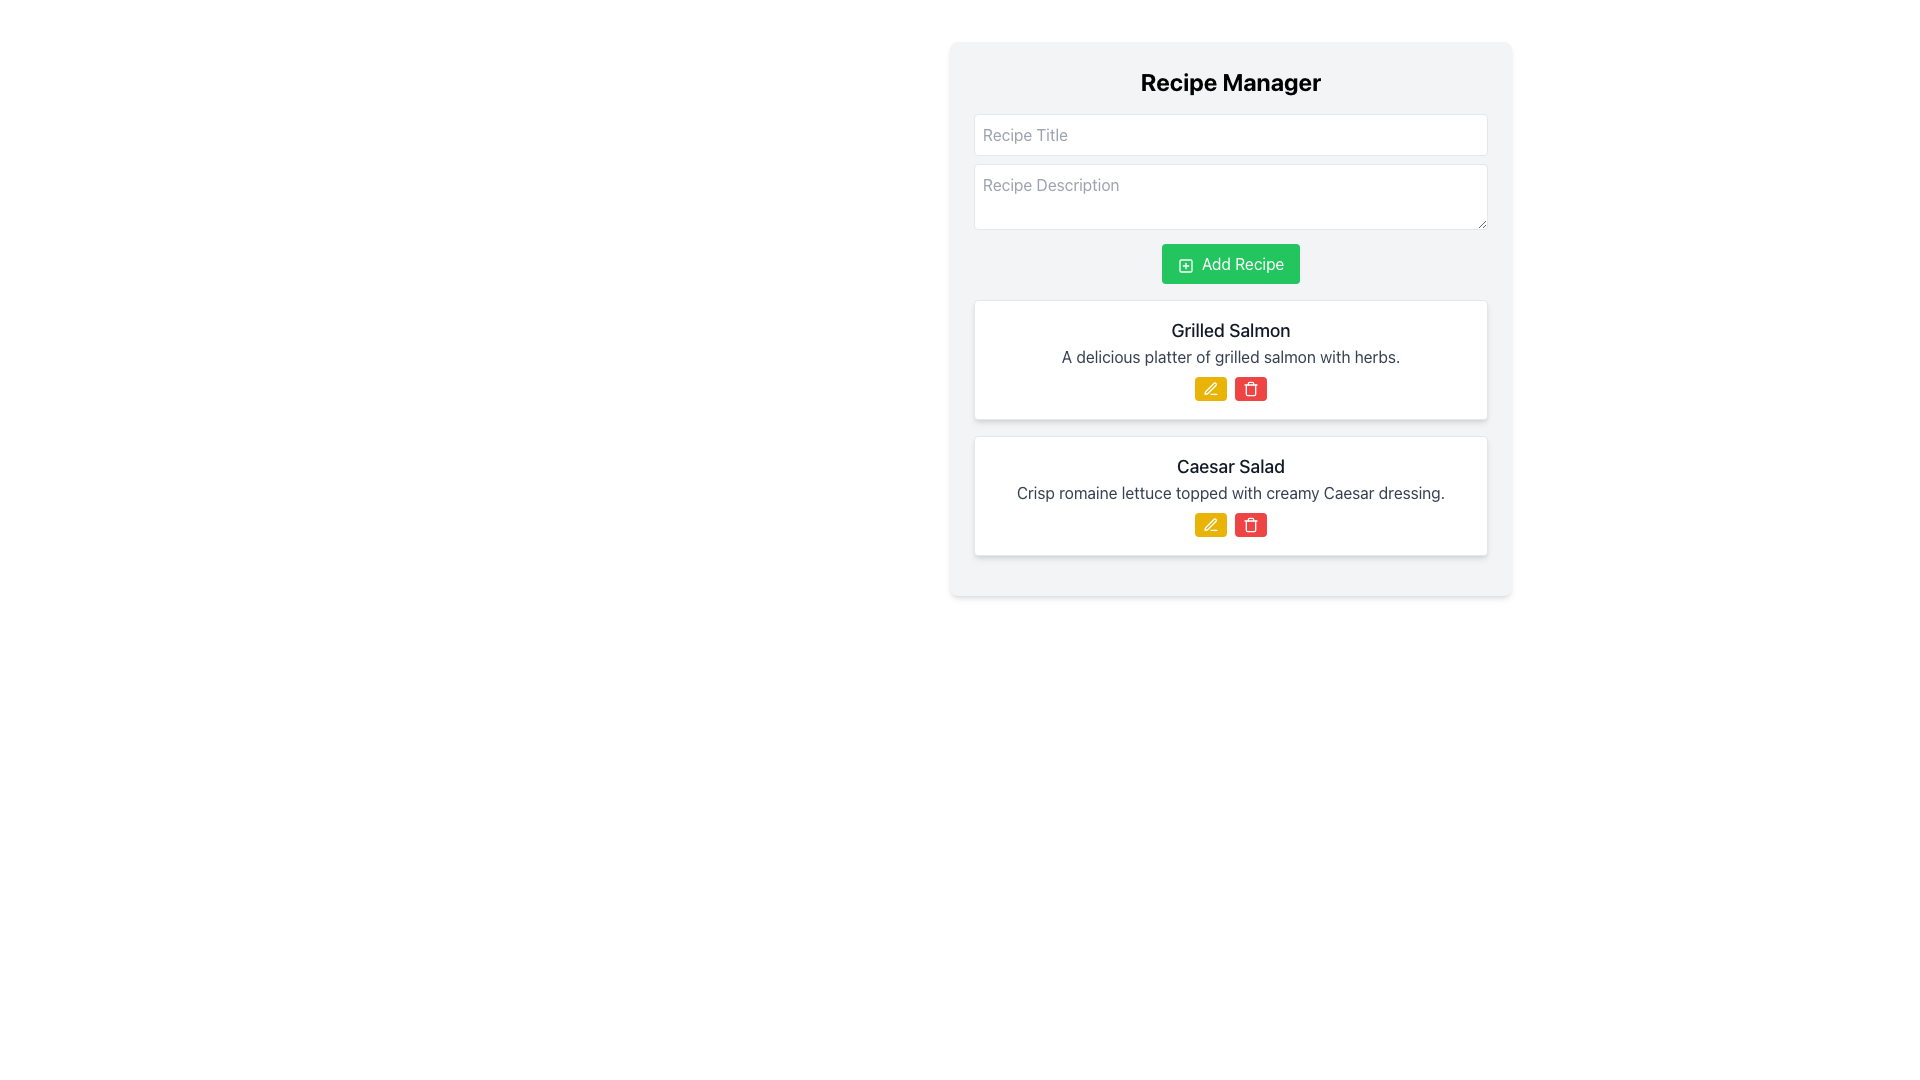 The image size is (1920, 1080). Describe the element at coordinates (1250, 523) in the screenshot. I see `the delete button located in the bottom-right corner of the 'Caesar Salad' recipe card` at that location.